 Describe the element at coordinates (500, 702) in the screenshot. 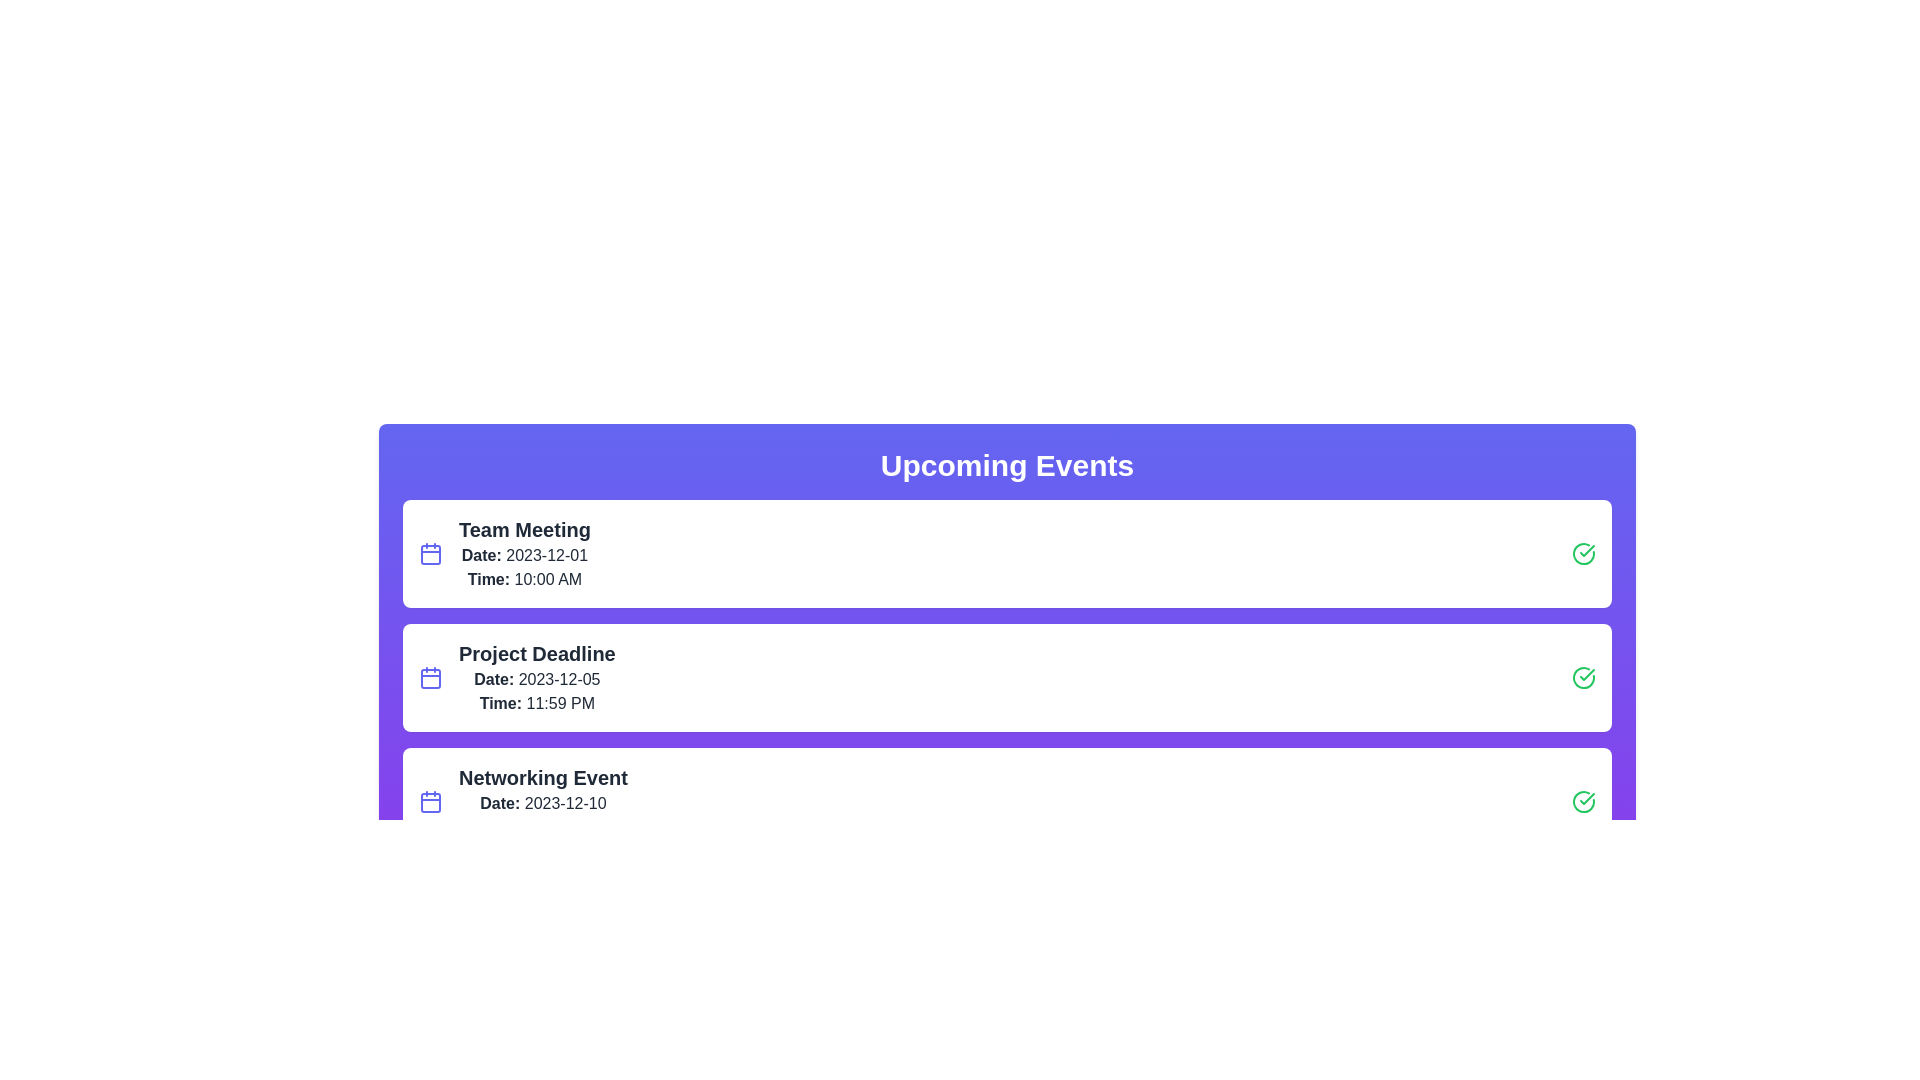

I see `the 'Time:' text label which is in bold, located before the time '11:59 PM' in the second event entry of the 'Upcoming Events' list labeled 'Project Deadline'` at that location.